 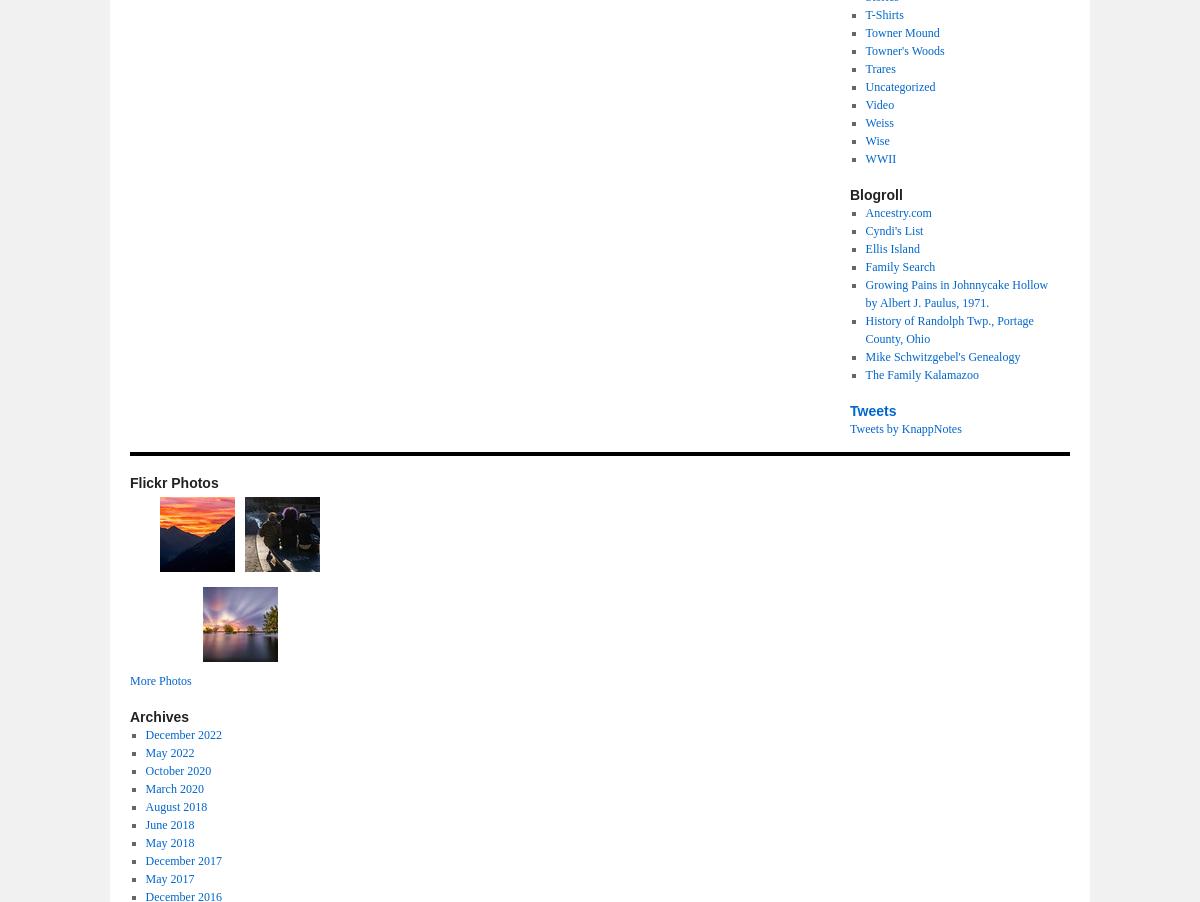 I want to click on 'December 2017', so click(x=182, y=860).